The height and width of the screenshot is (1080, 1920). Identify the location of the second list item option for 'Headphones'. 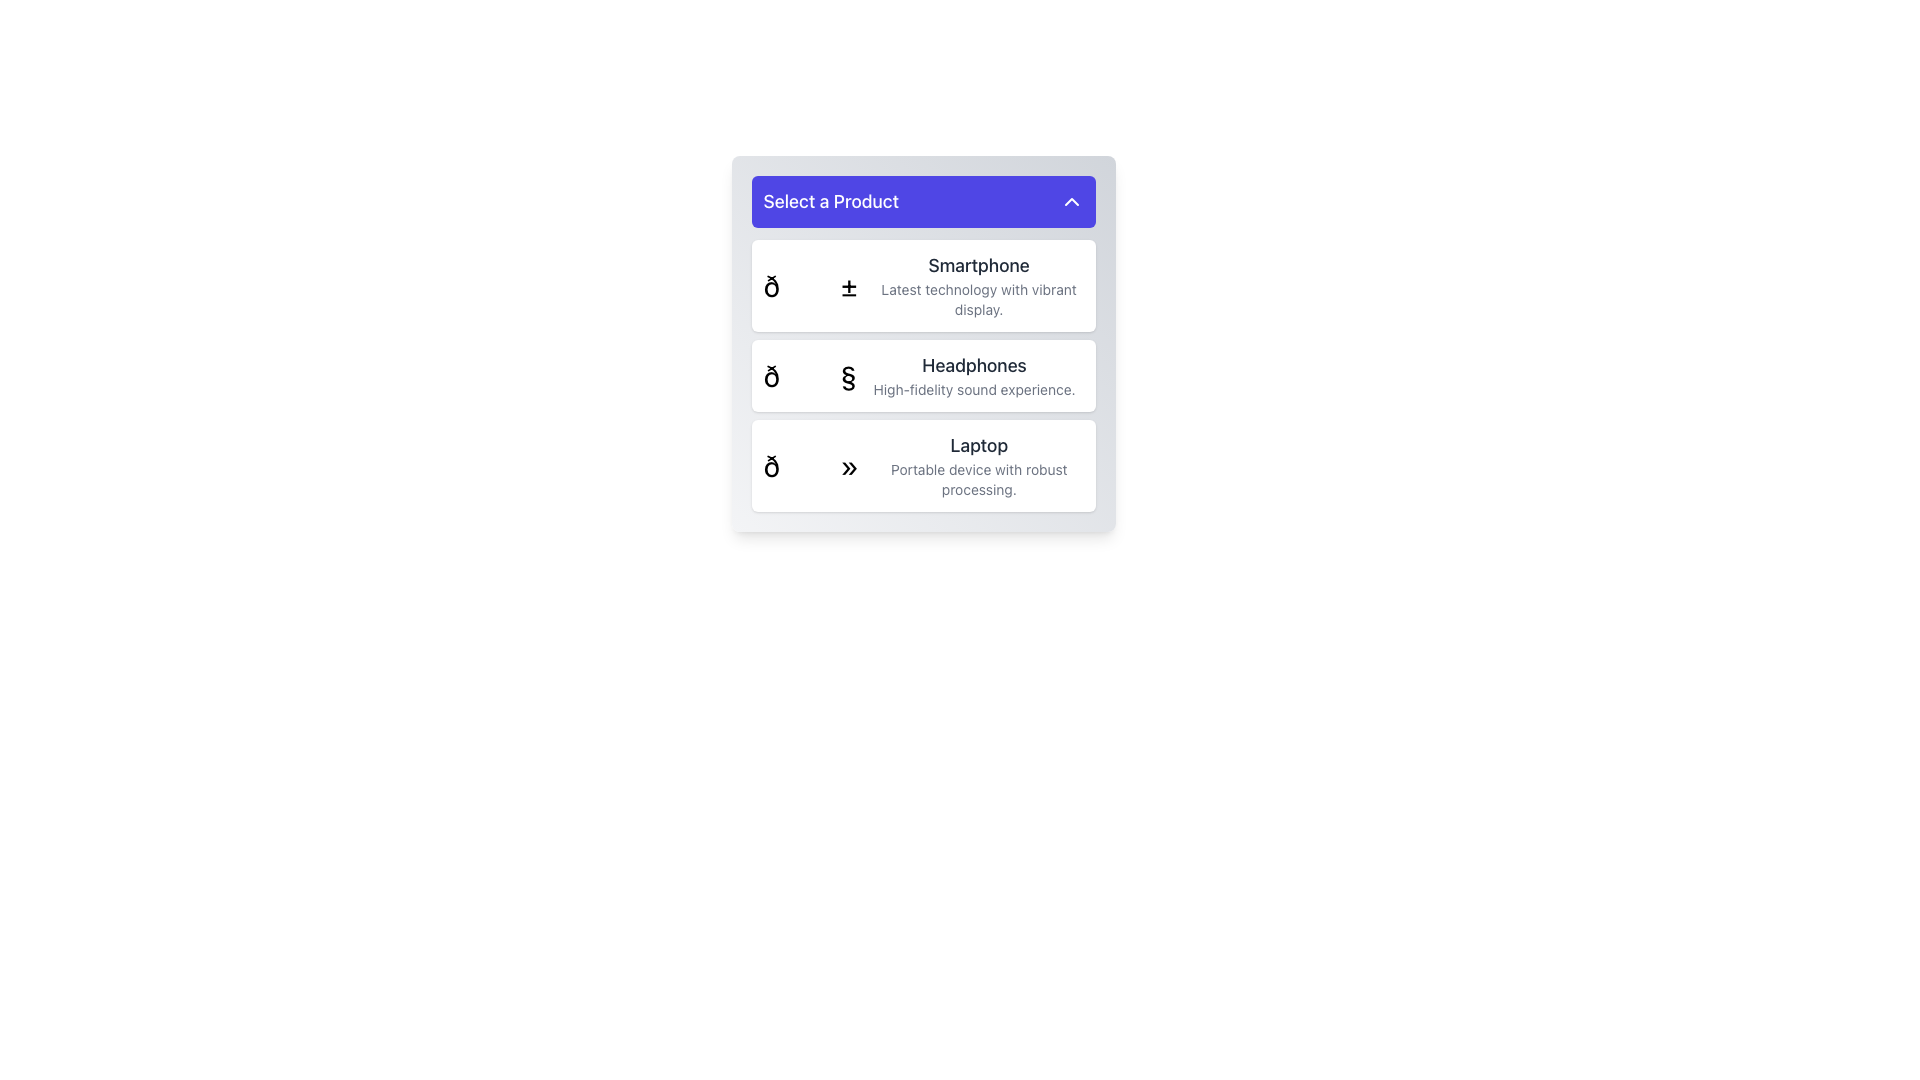
(922, 375).